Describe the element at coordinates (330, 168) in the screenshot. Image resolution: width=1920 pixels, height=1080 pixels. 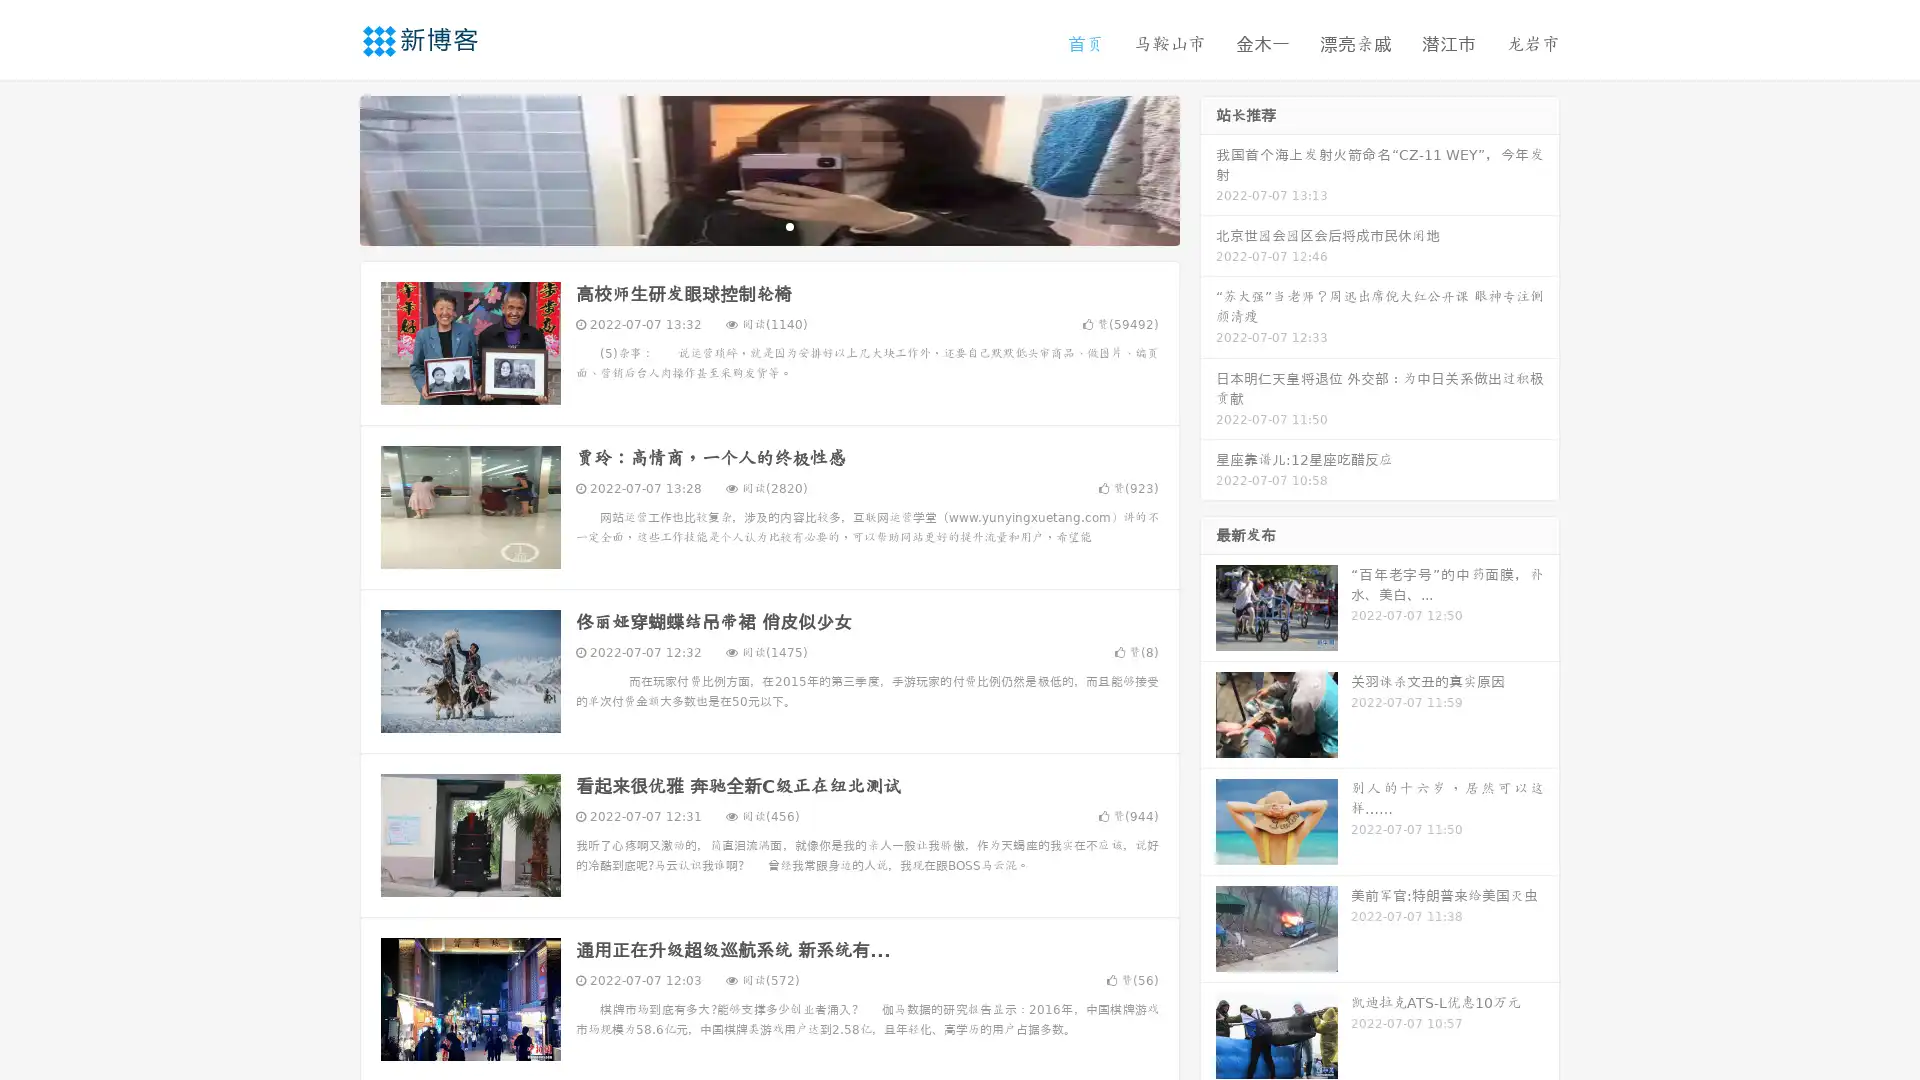
I see `Previous slide` at that location.